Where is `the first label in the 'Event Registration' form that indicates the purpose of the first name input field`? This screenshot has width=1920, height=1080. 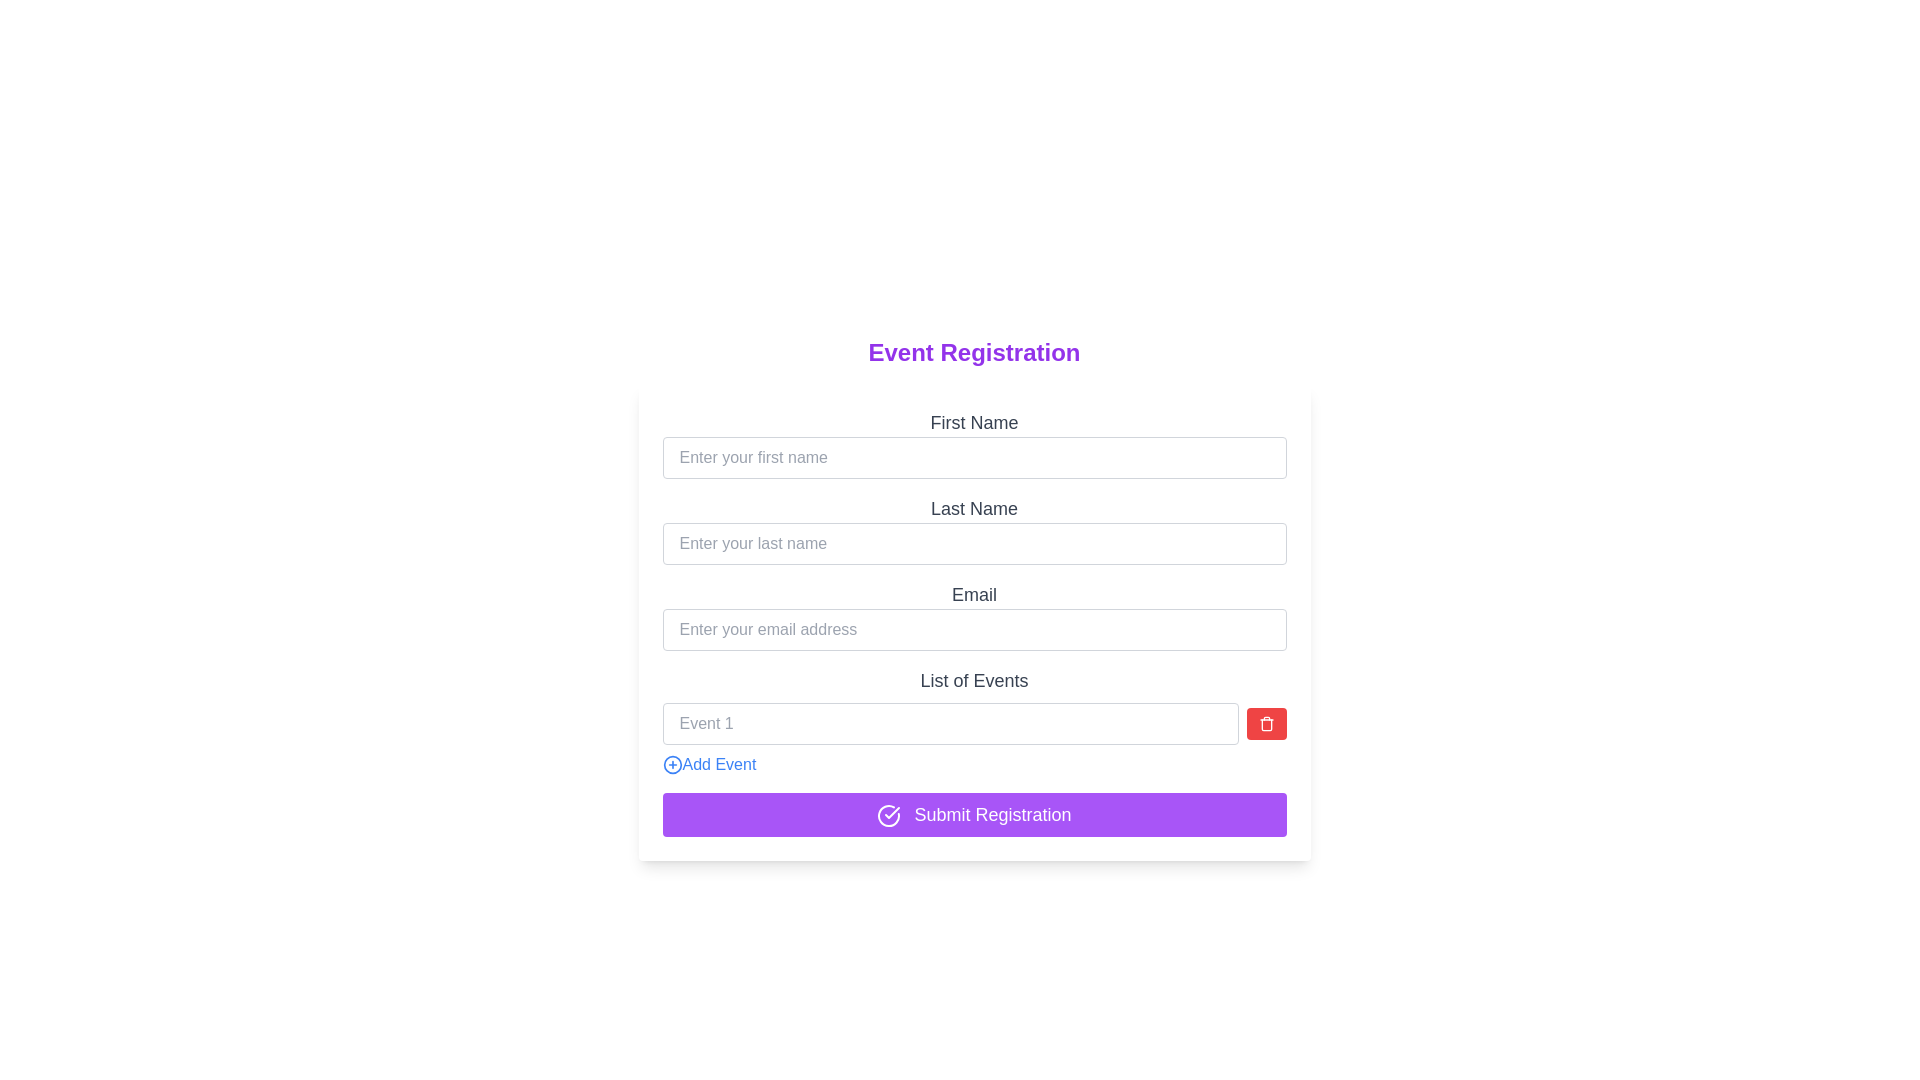 the first label in the 'Event Registration' form that indicates the purpose of the first name input field is located at coordinates (974, 422).